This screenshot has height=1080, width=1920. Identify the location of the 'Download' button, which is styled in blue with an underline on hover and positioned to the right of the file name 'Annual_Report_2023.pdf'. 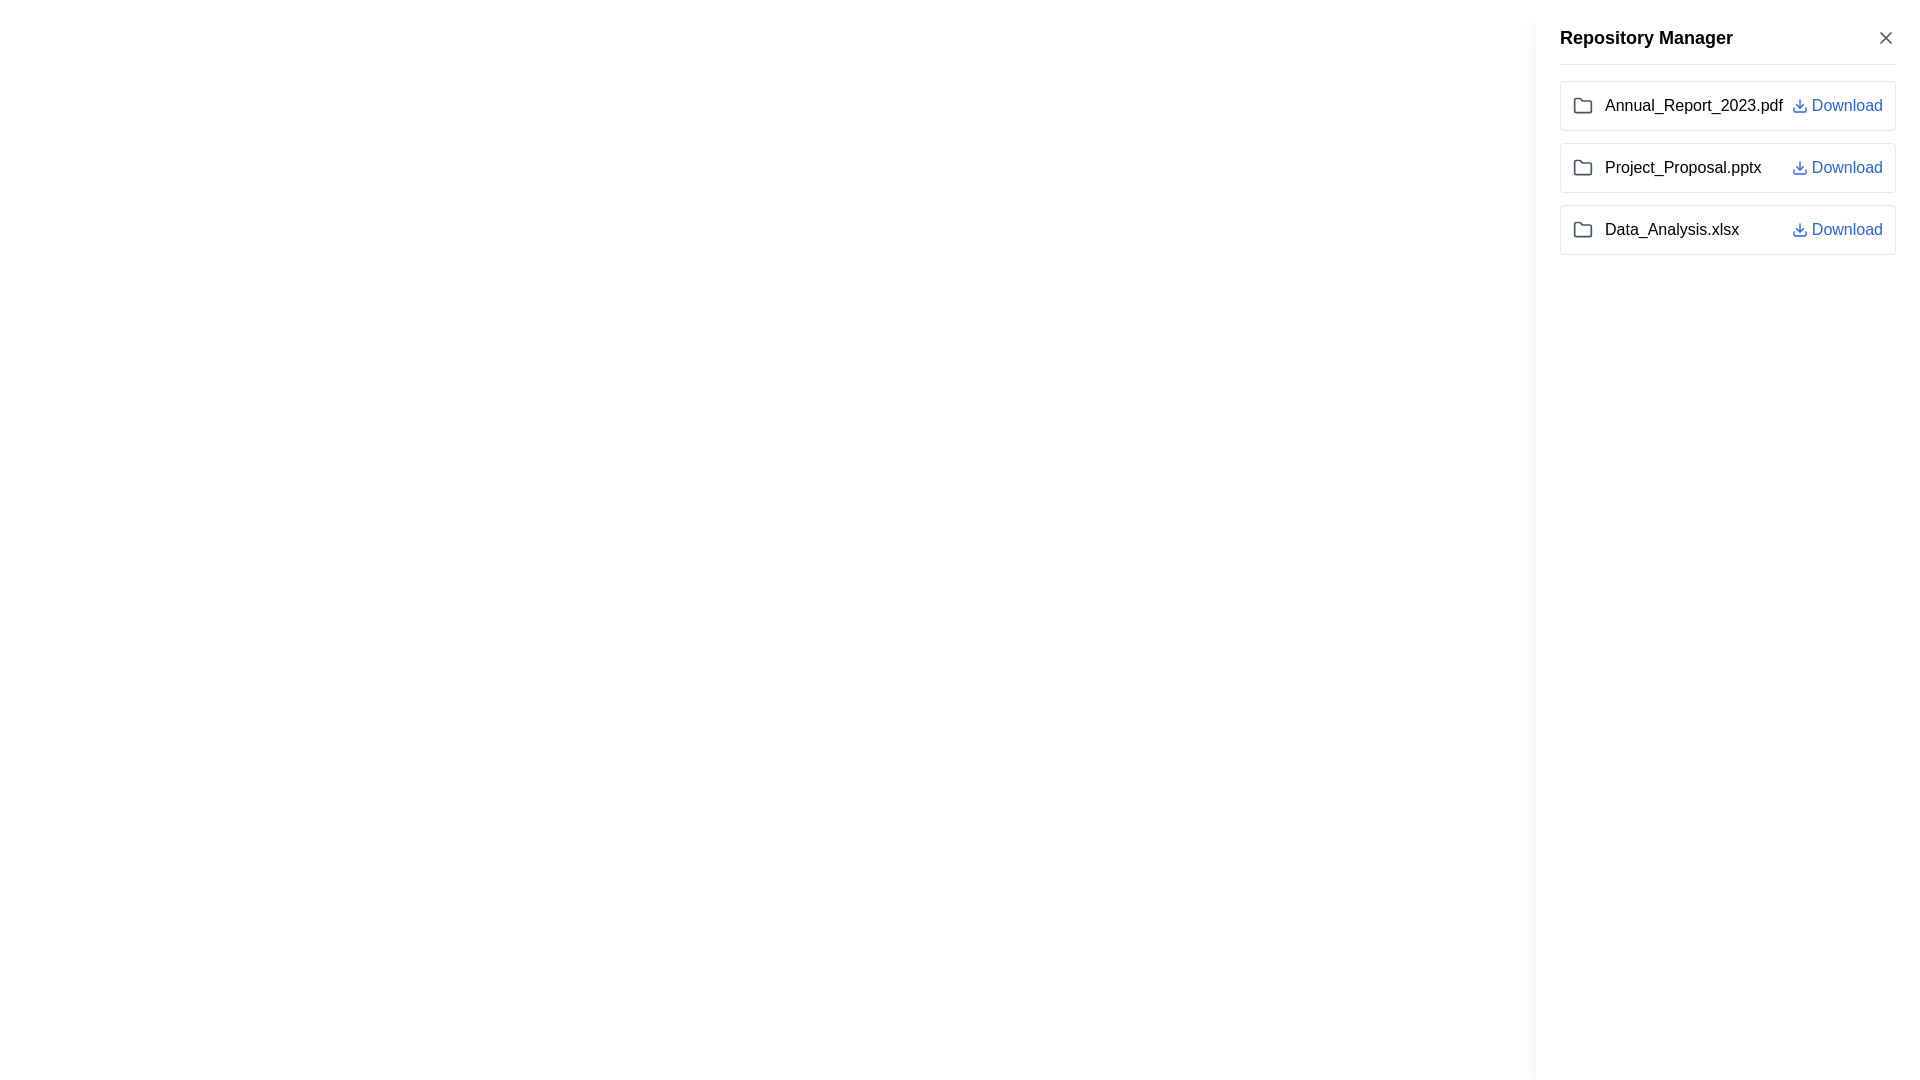
(1837, 105).